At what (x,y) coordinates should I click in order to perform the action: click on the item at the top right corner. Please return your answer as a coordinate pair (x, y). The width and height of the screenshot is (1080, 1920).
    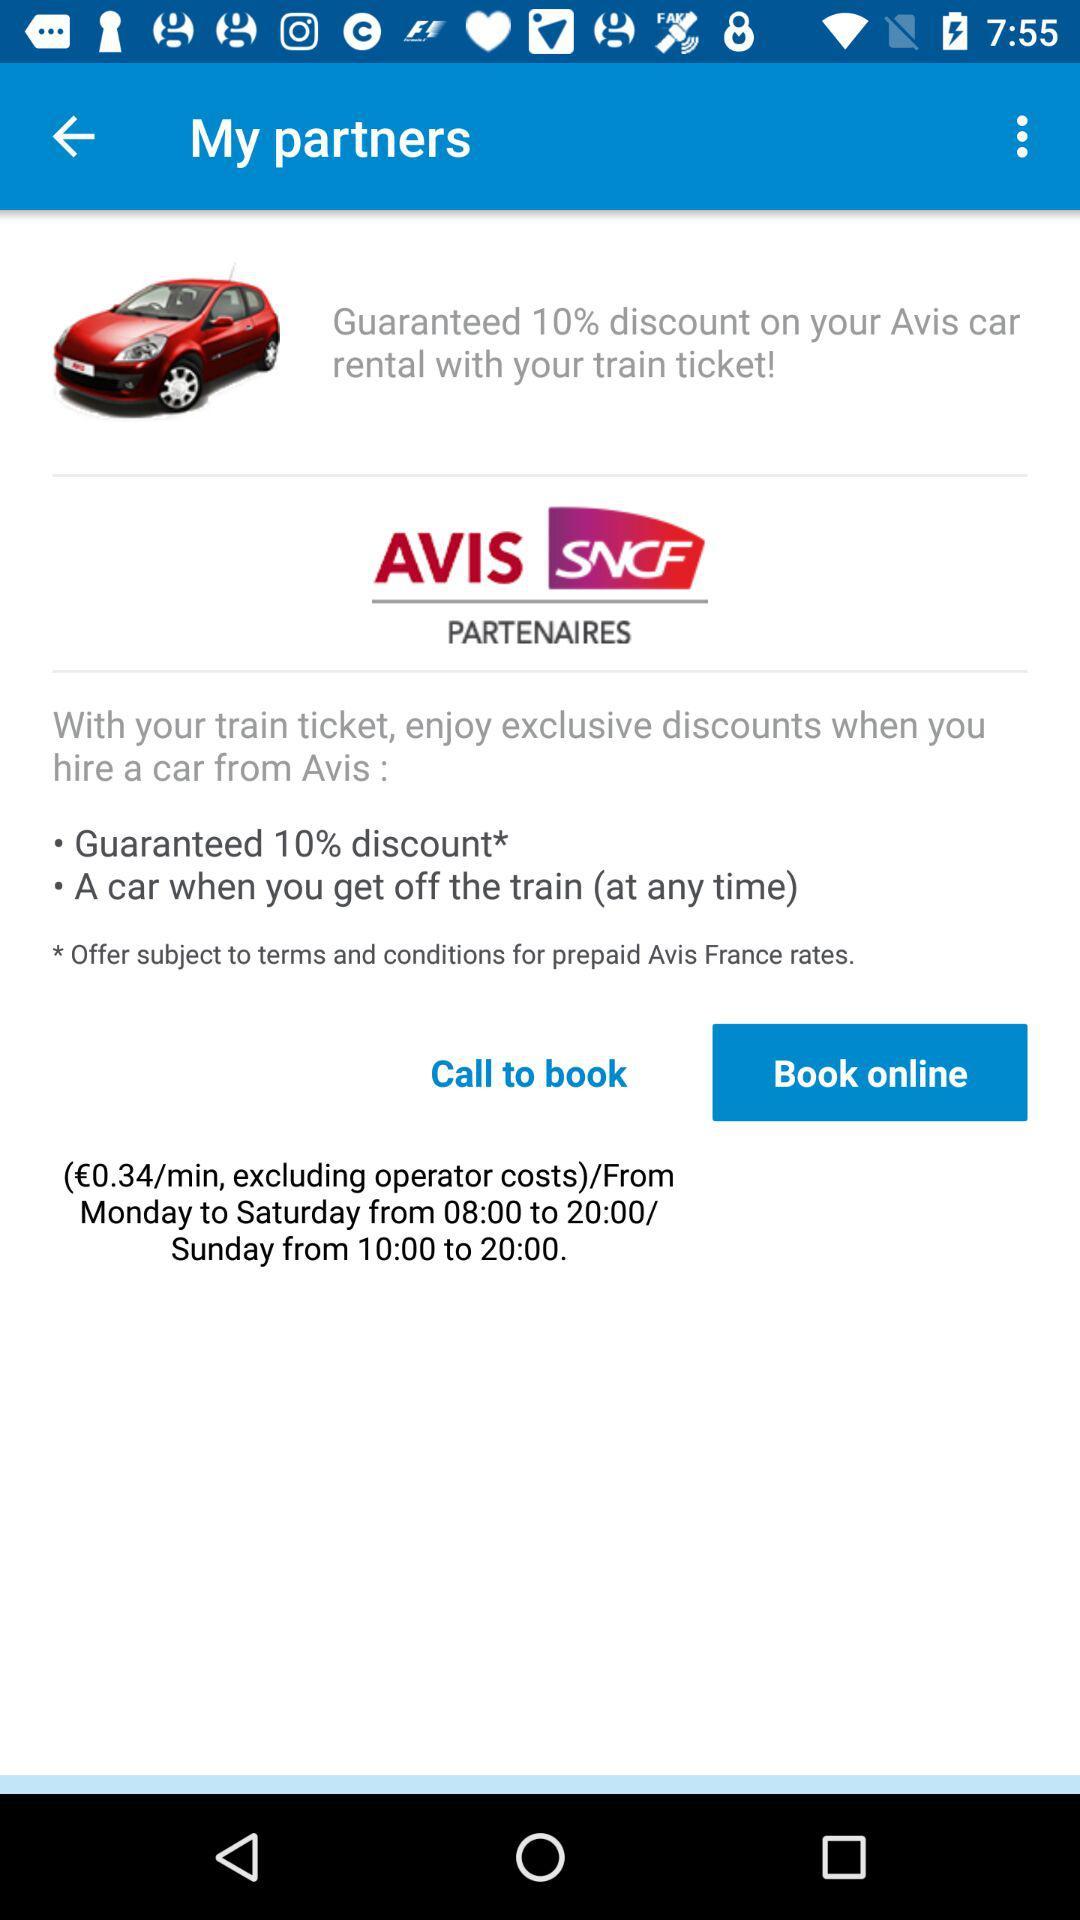
    Looking at the image, I should click on (1027, 135).